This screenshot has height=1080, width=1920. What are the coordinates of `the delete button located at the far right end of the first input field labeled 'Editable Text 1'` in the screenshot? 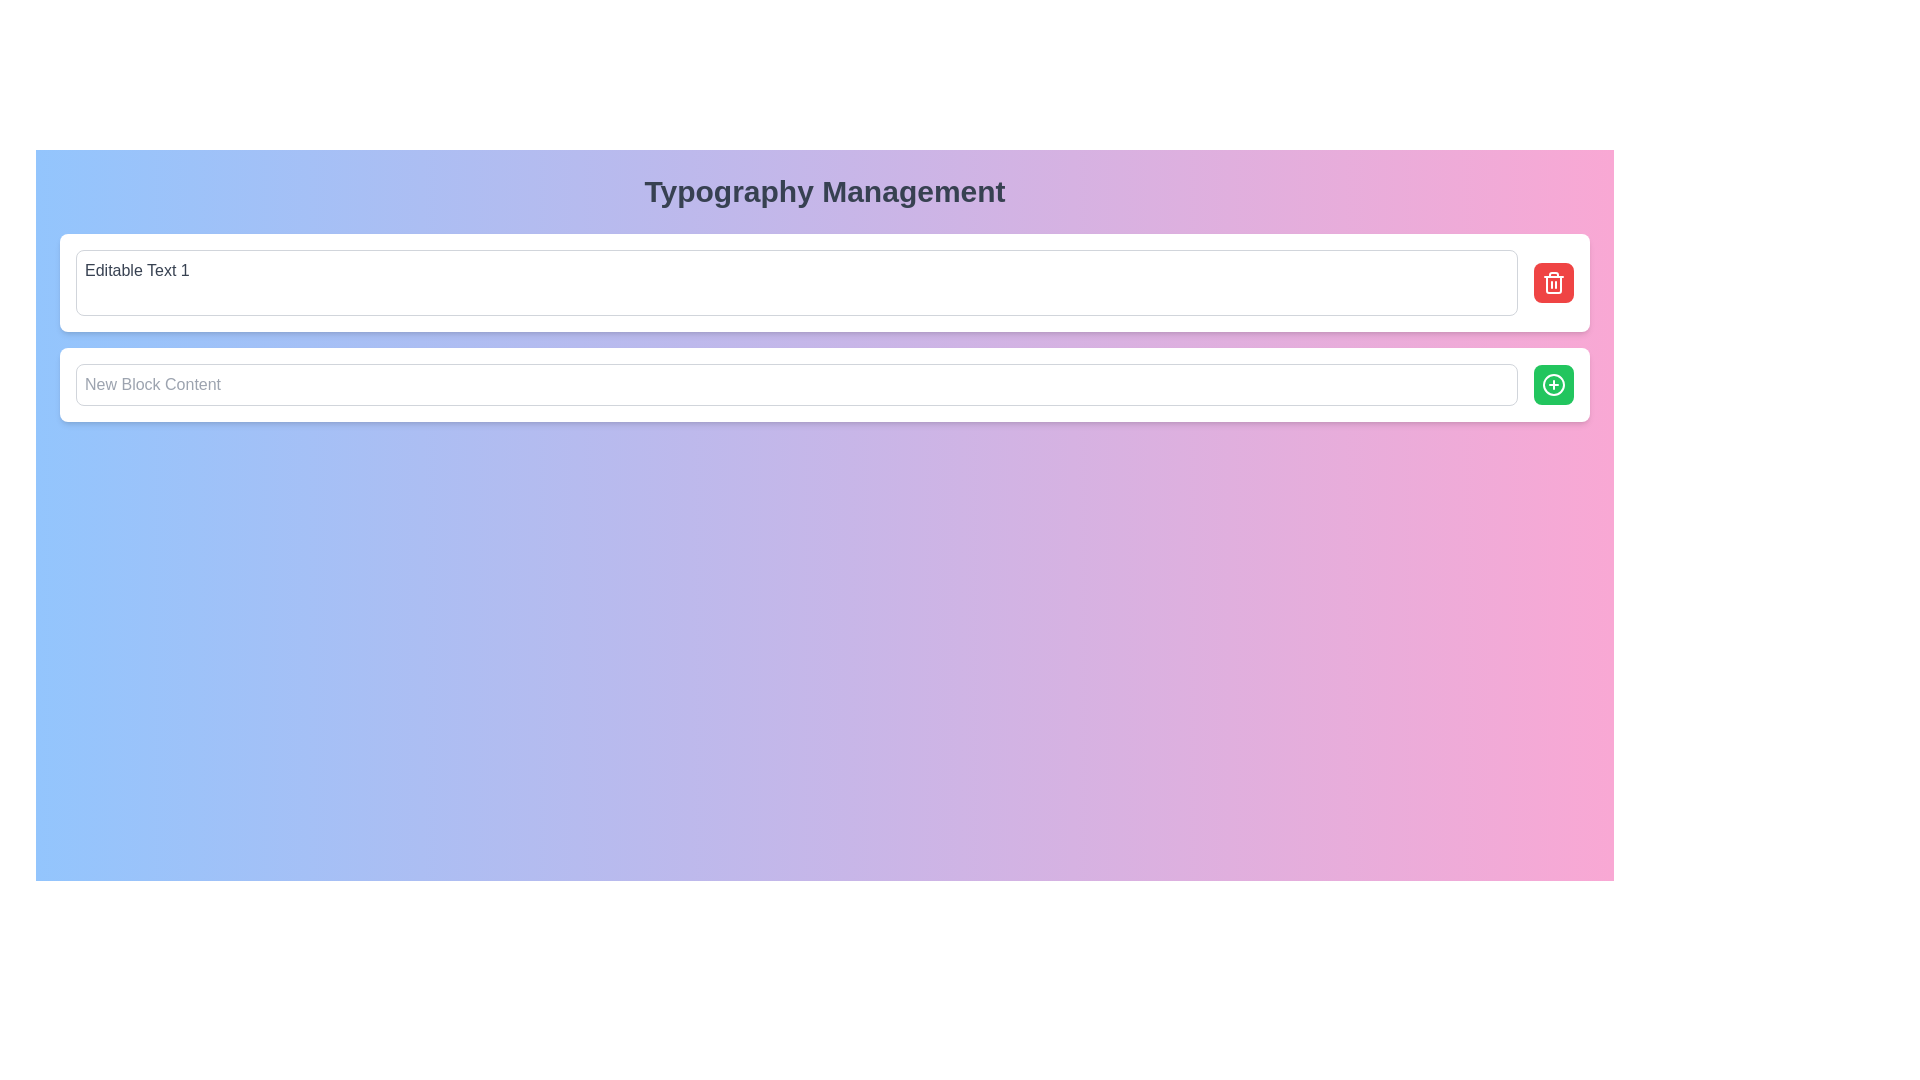 It's located at (1553, 282).